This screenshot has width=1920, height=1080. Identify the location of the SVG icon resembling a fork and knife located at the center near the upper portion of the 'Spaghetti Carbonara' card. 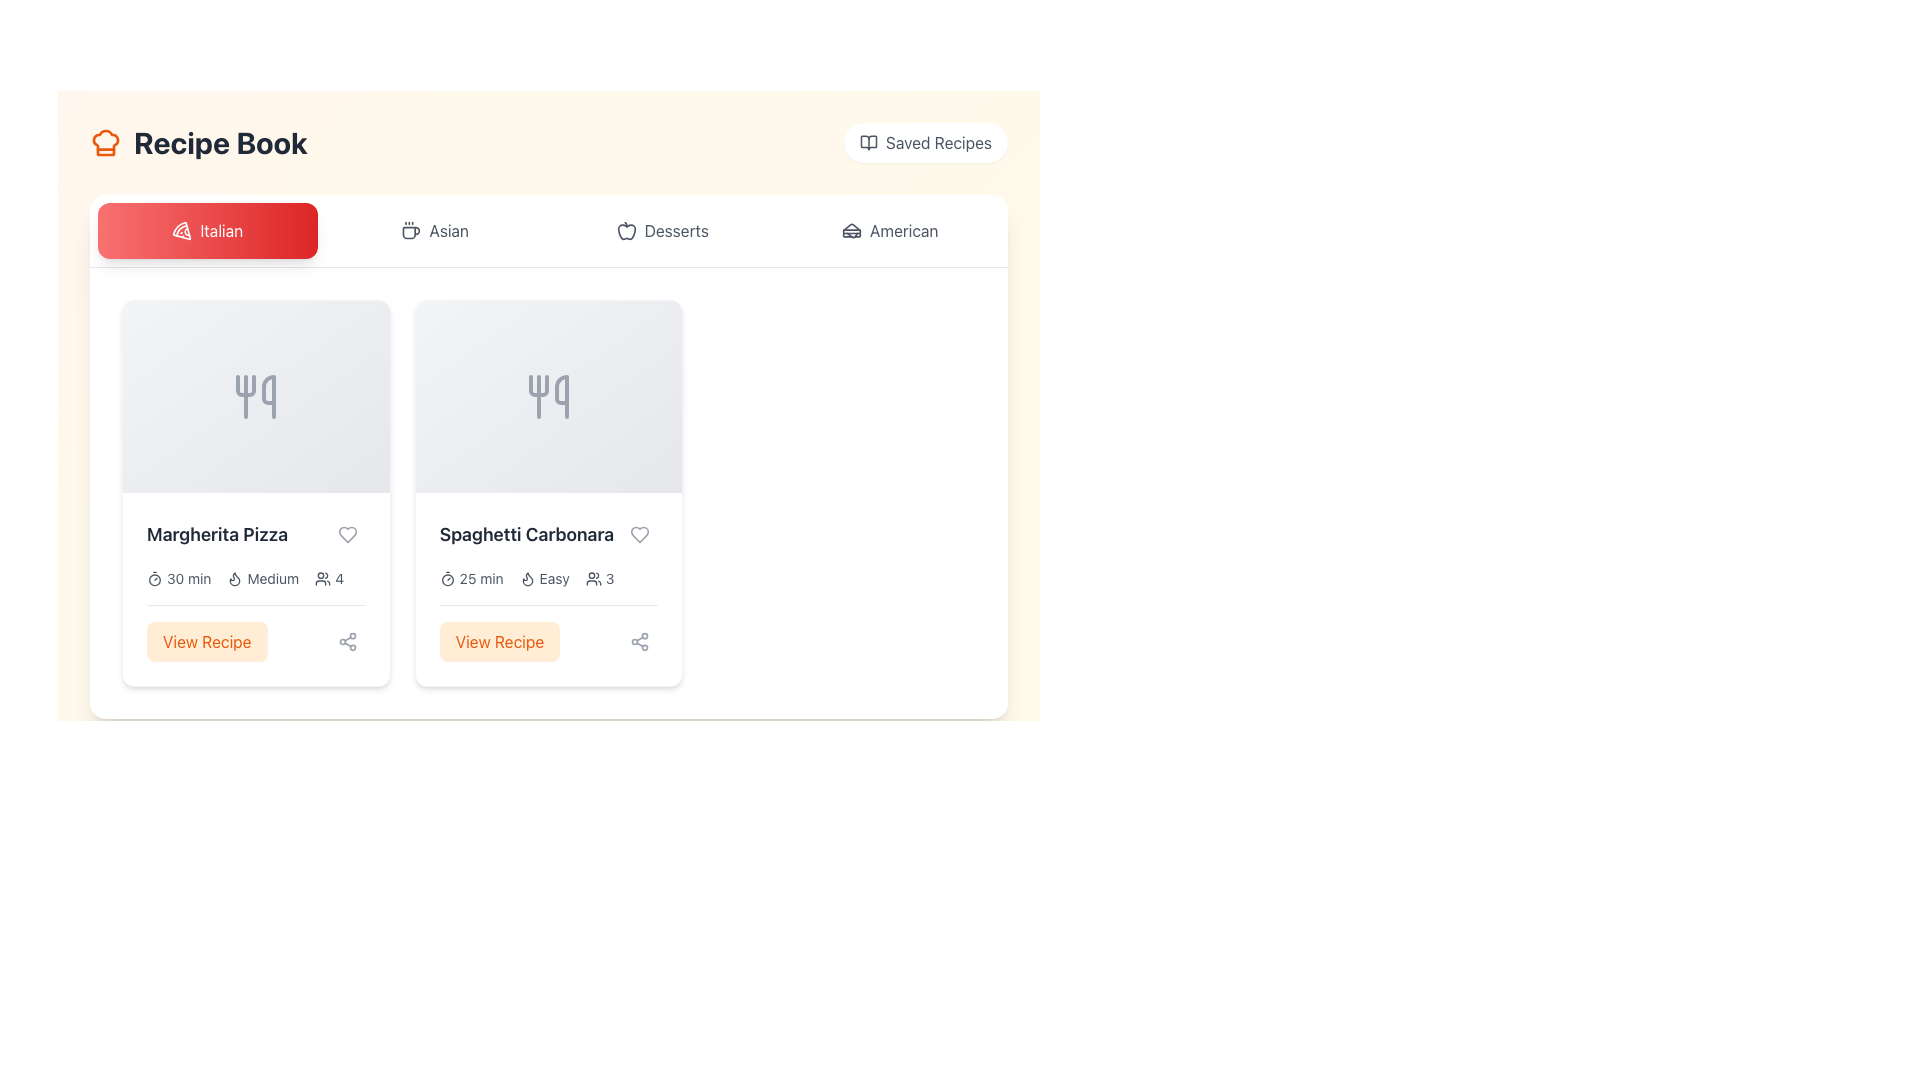
(548, 397).